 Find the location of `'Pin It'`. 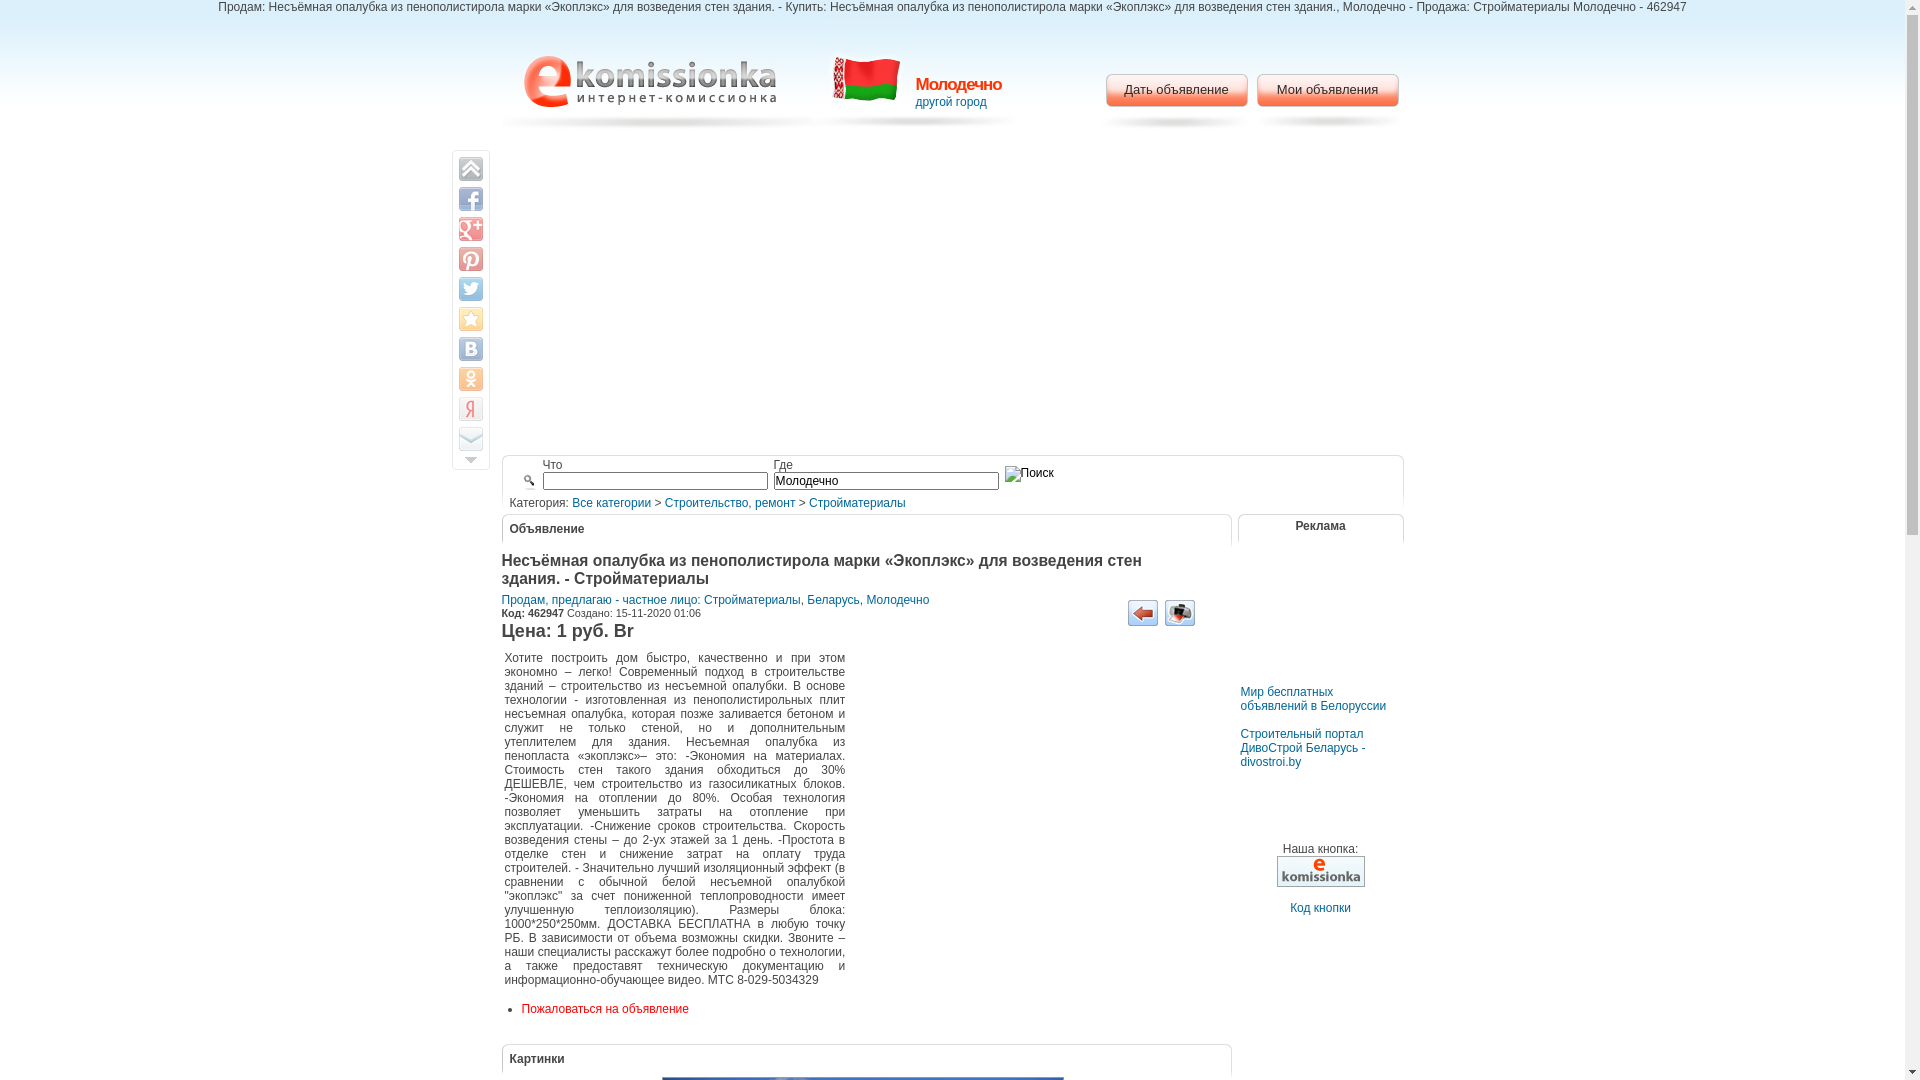

'Pin It' is located at coordinates (469, 257).